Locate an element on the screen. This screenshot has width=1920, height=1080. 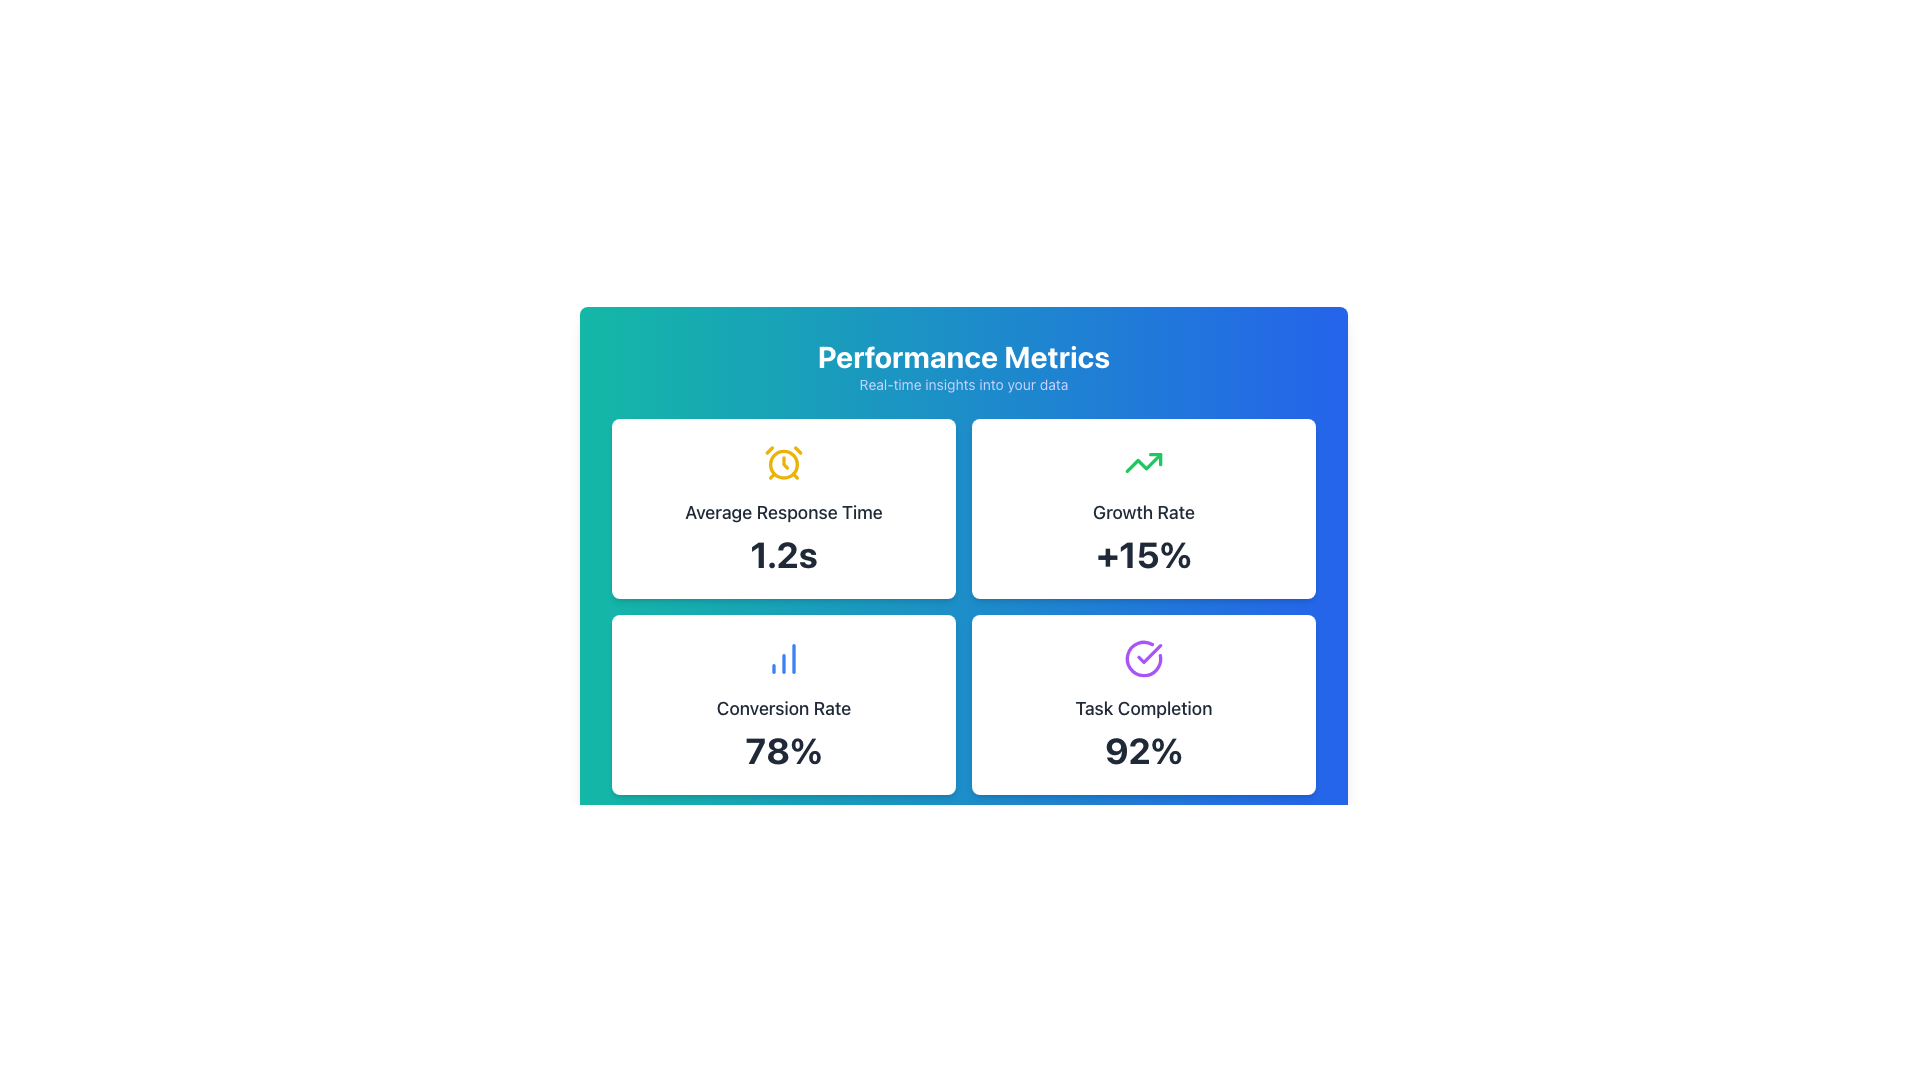
the task completion percentage text element located within the 'Task Completion' card in the bottom-right quadrant of the layout is located at coordinates (1143, 751).